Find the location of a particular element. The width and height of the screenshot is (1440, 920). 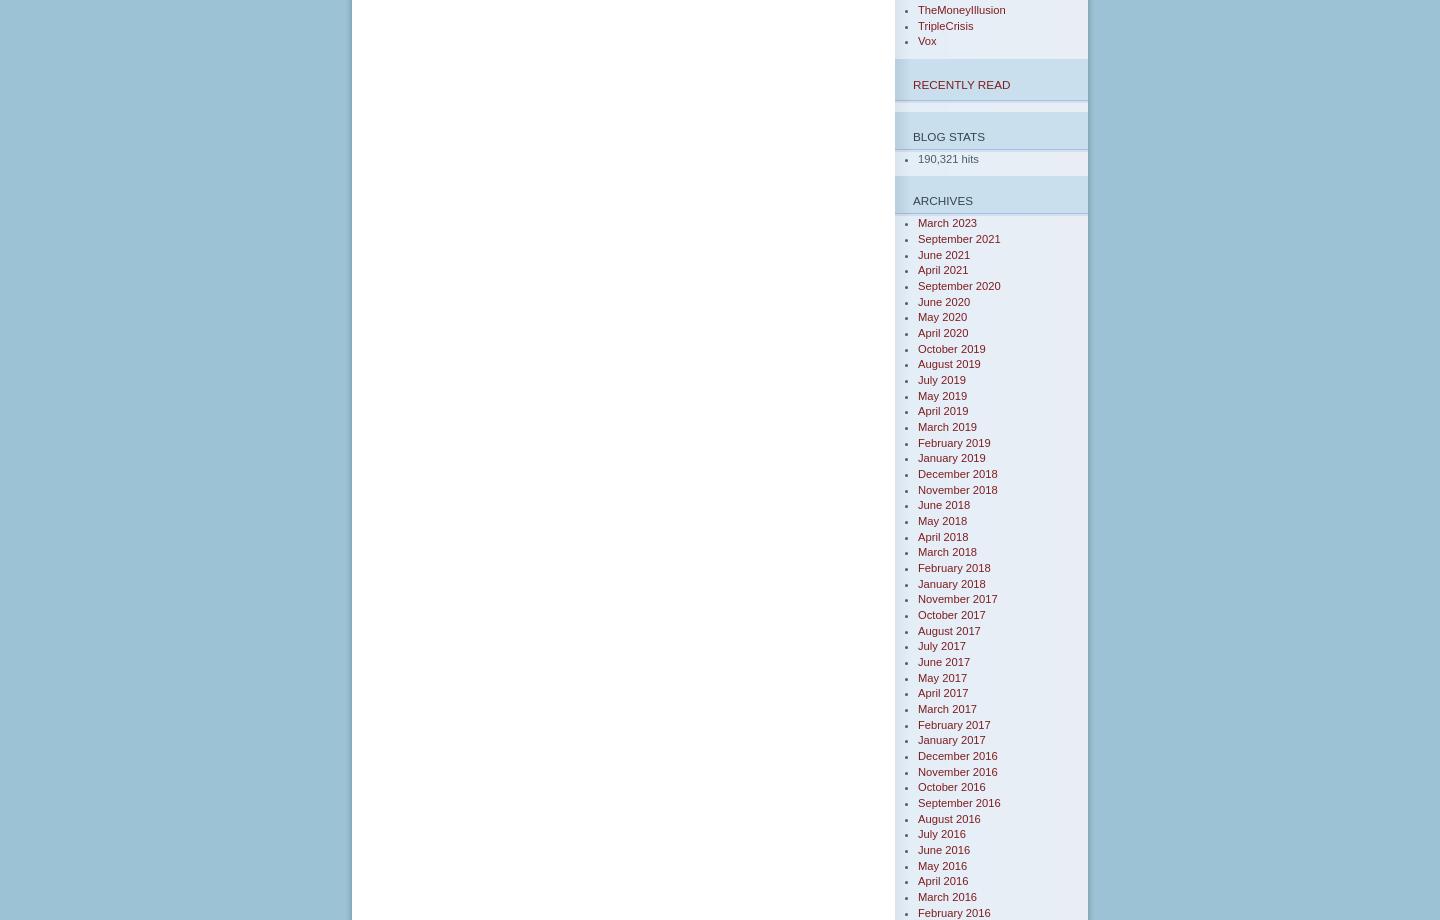

'December 2018' is located at coordinates (957, 472).